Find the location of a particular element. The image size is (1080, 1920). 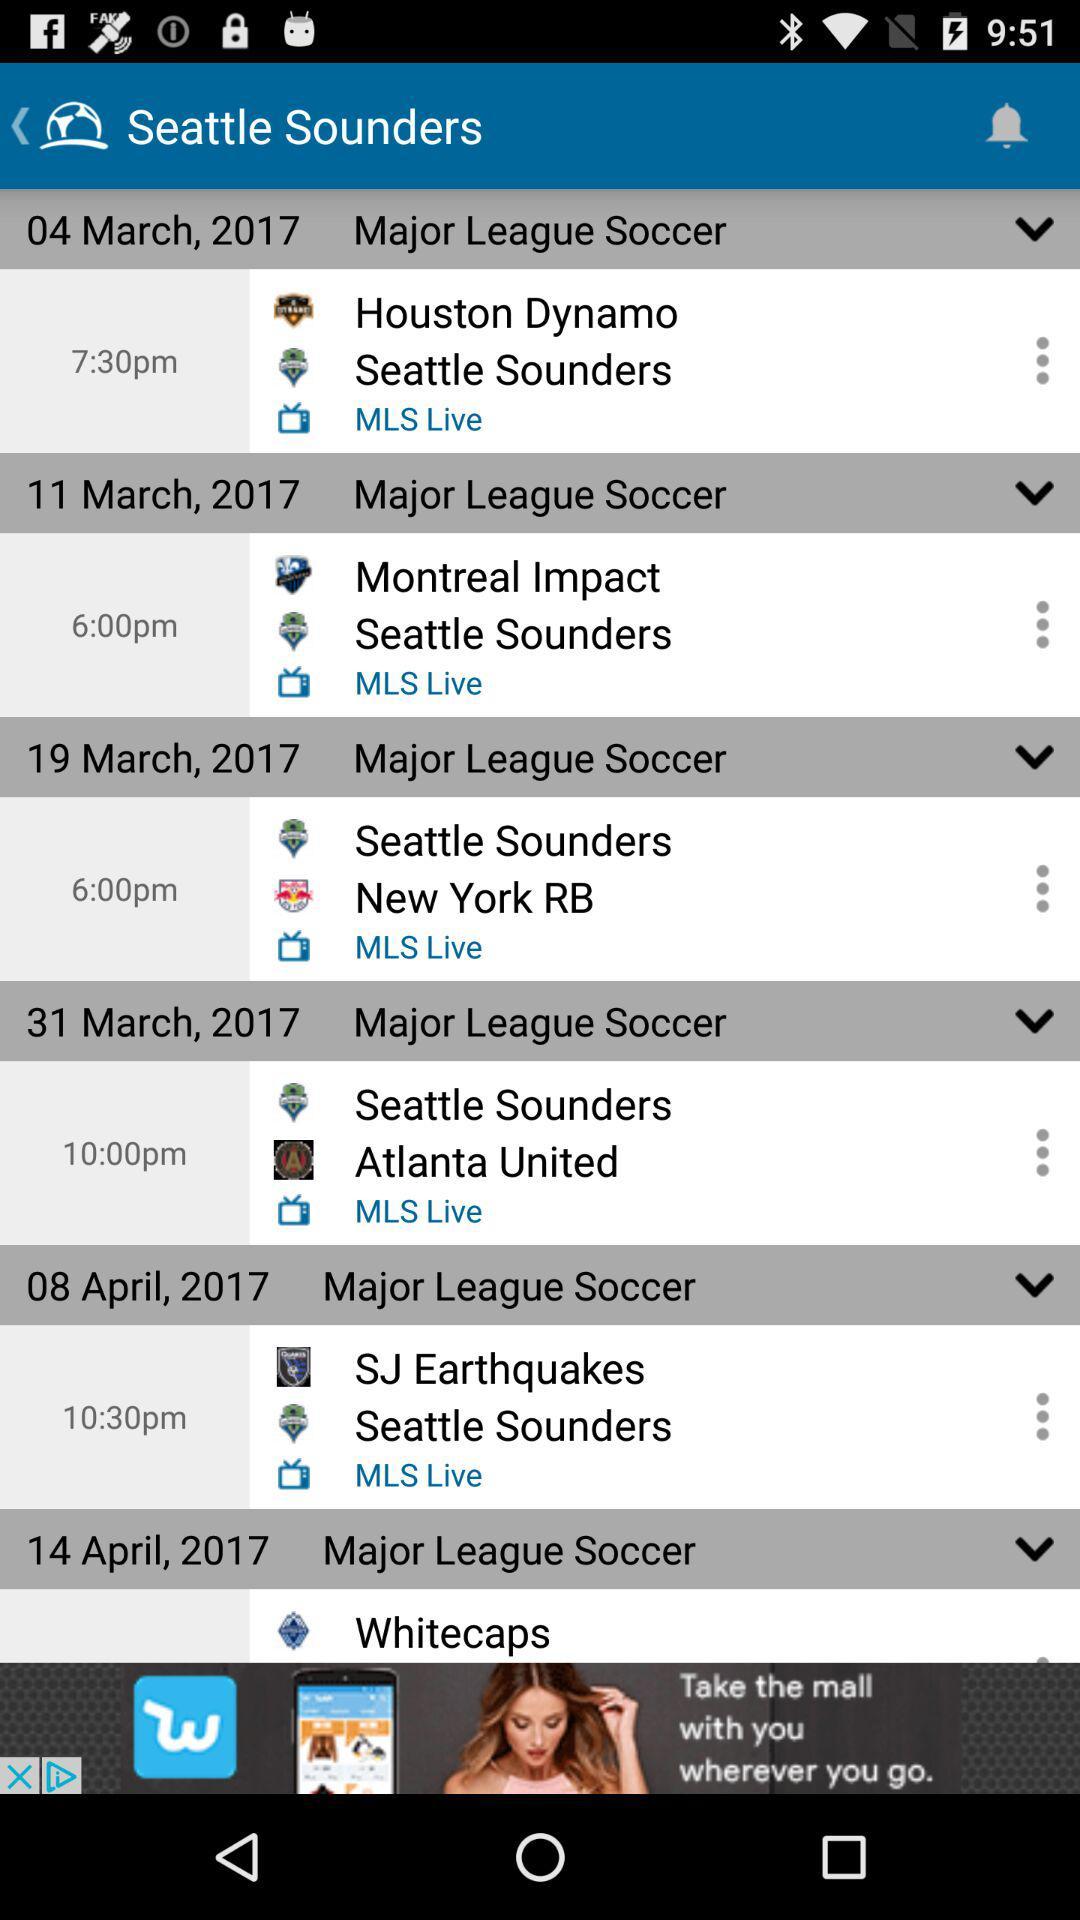

options is located at coordinates (1035, 1415).